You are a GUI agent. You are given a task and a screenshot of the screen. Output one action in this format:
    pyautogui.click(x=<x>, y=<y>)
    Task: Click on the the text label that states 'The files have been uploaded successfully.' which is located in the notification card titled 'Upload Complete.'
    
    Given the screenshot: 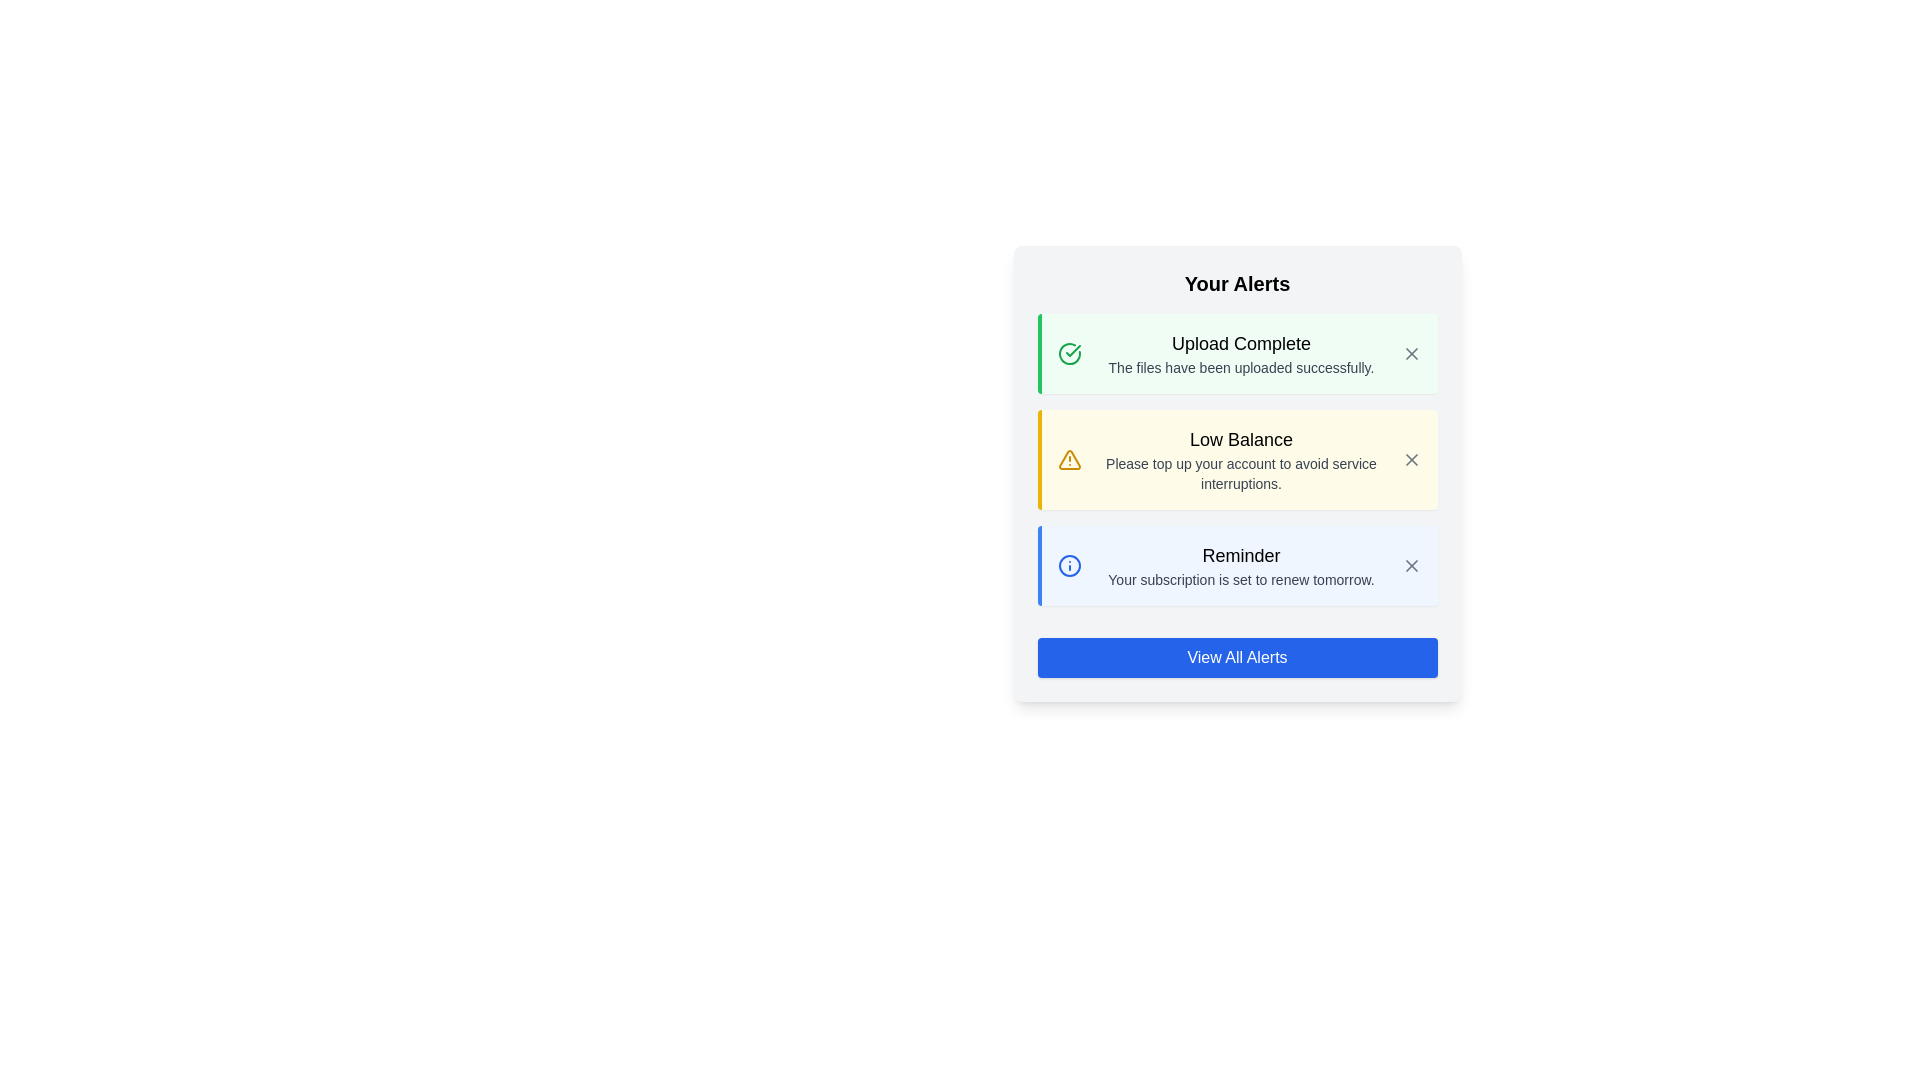 What is the action you would take?
    pyautogui.click(x=1240, y=367)
    